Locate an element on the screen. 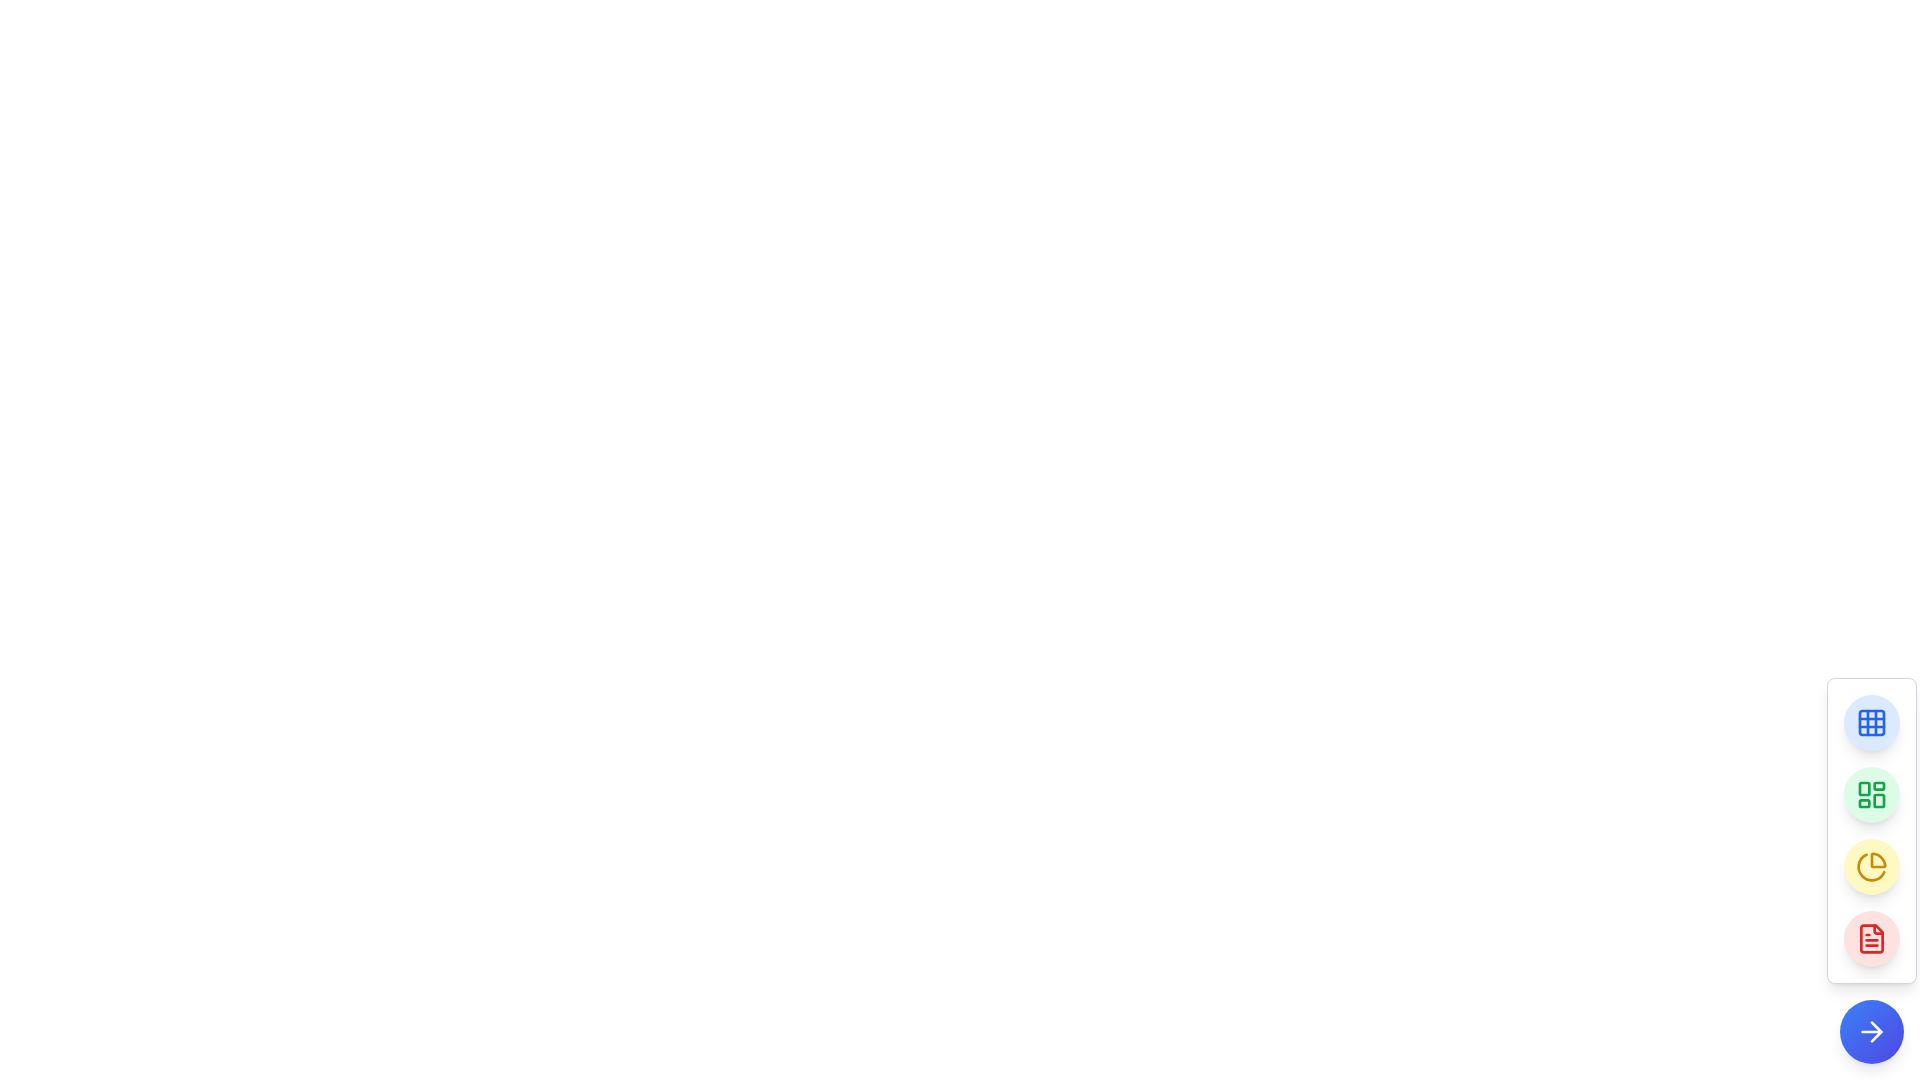 The image size is (1920, 1080). the circular button with a blue gradient background and a white arrow pointing to the right is located at coordinates (1871, 1032).